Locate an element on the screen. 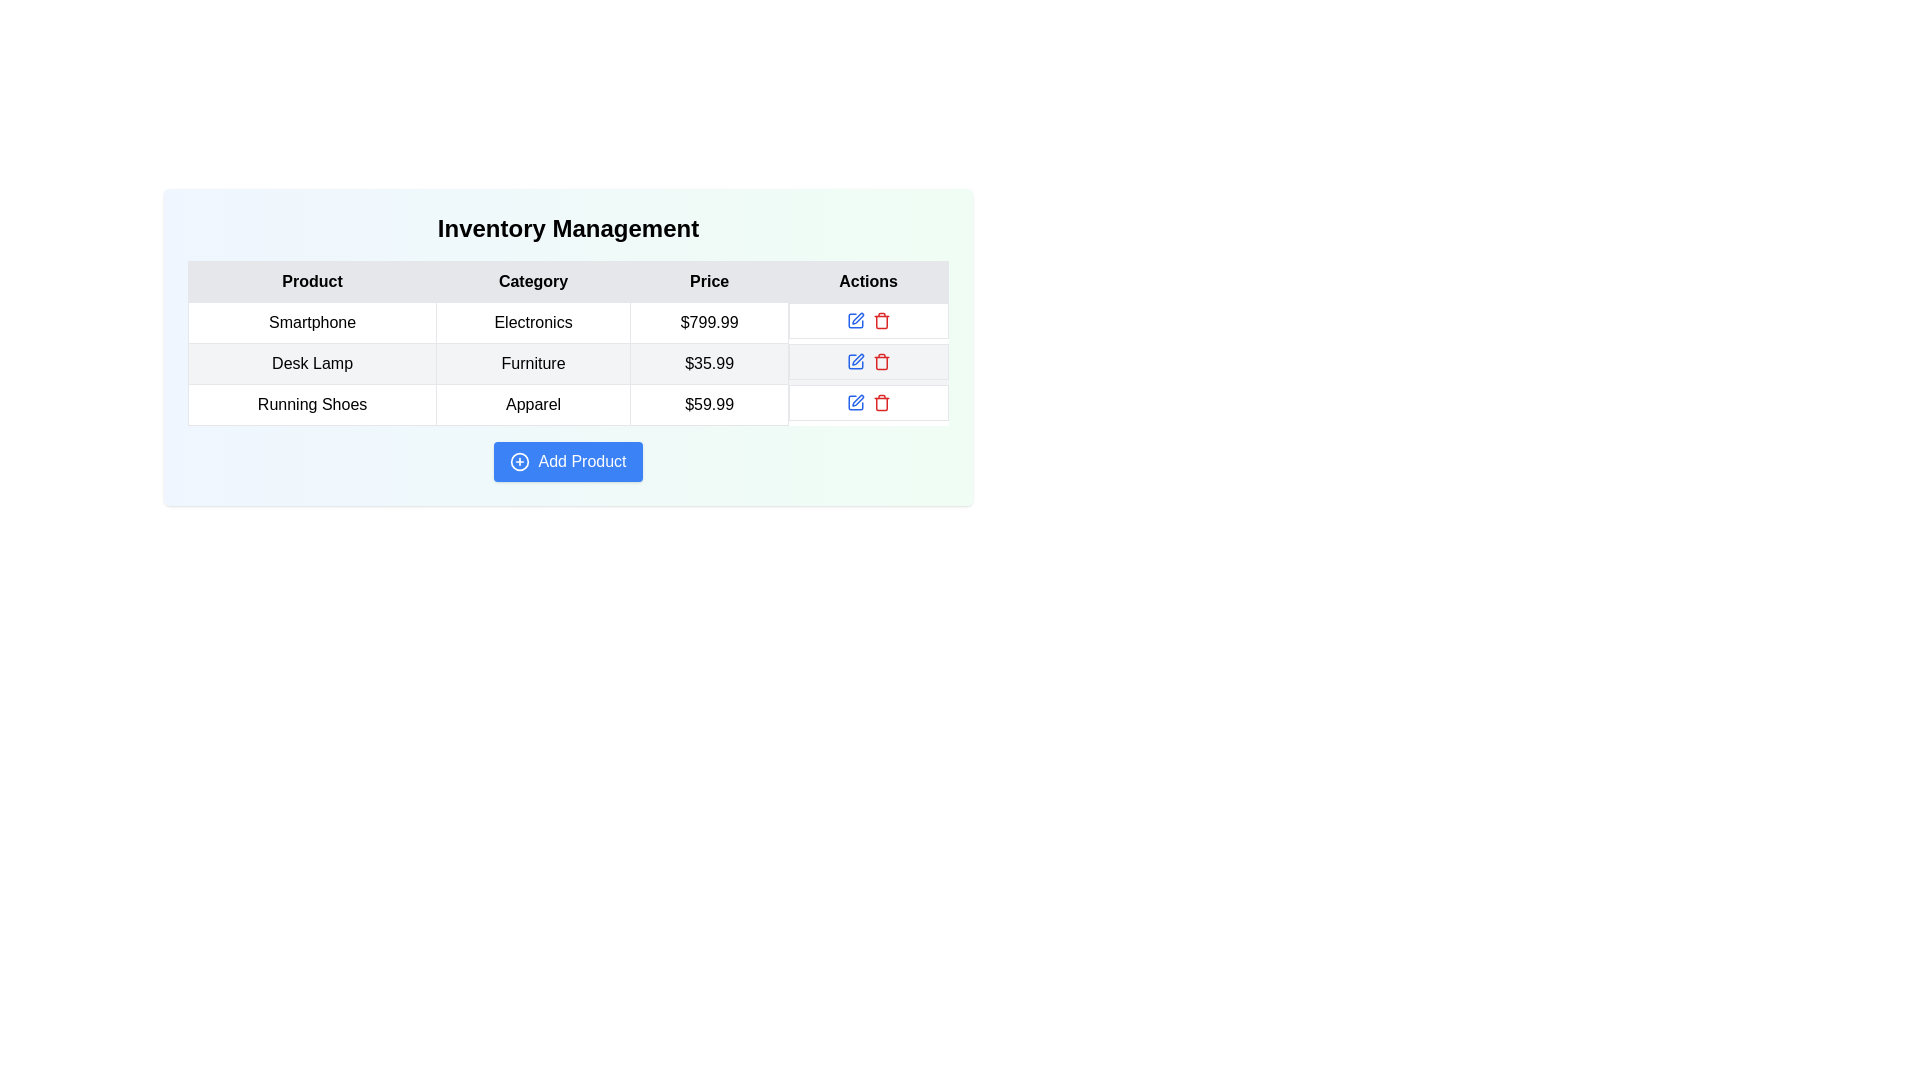  the 'Add Product' button, which has a blue background, white text, and rounded corners, located below the 'Inventory Management' table is located at coordinates (567, 462).